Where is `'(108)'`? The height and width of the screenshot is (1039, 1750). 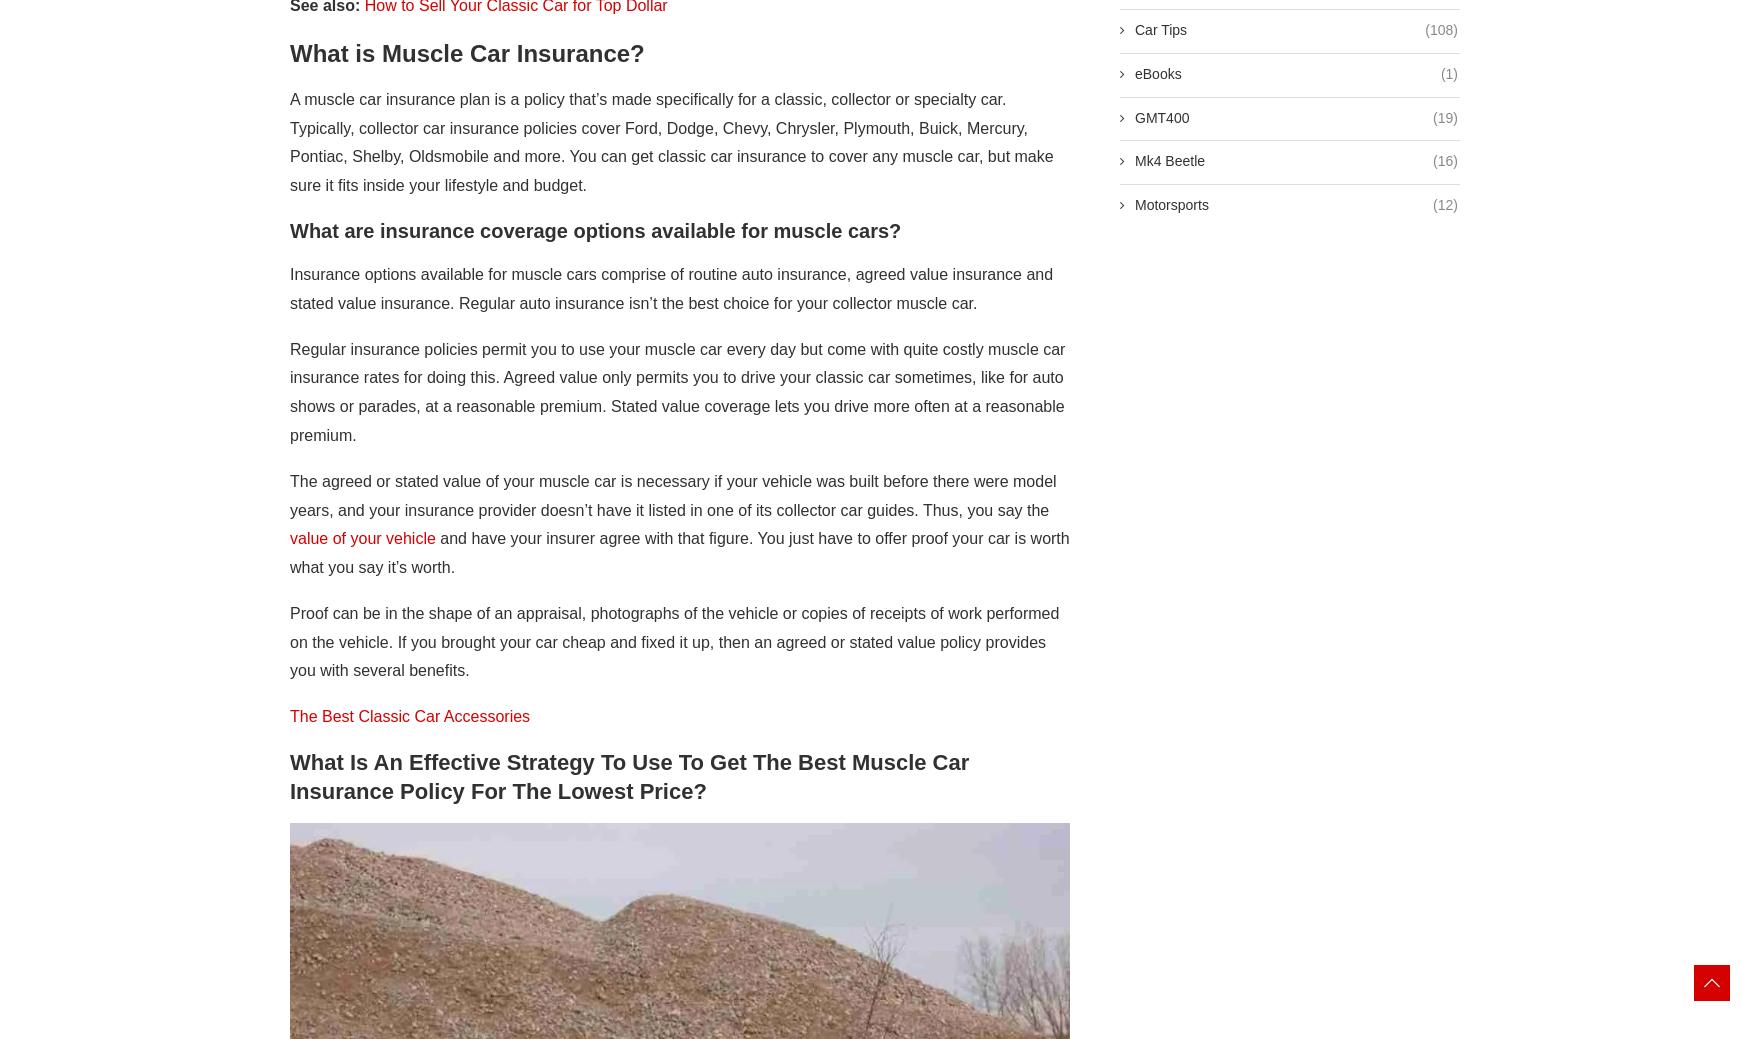
'(108)' is located at coordinates (1441, 29).